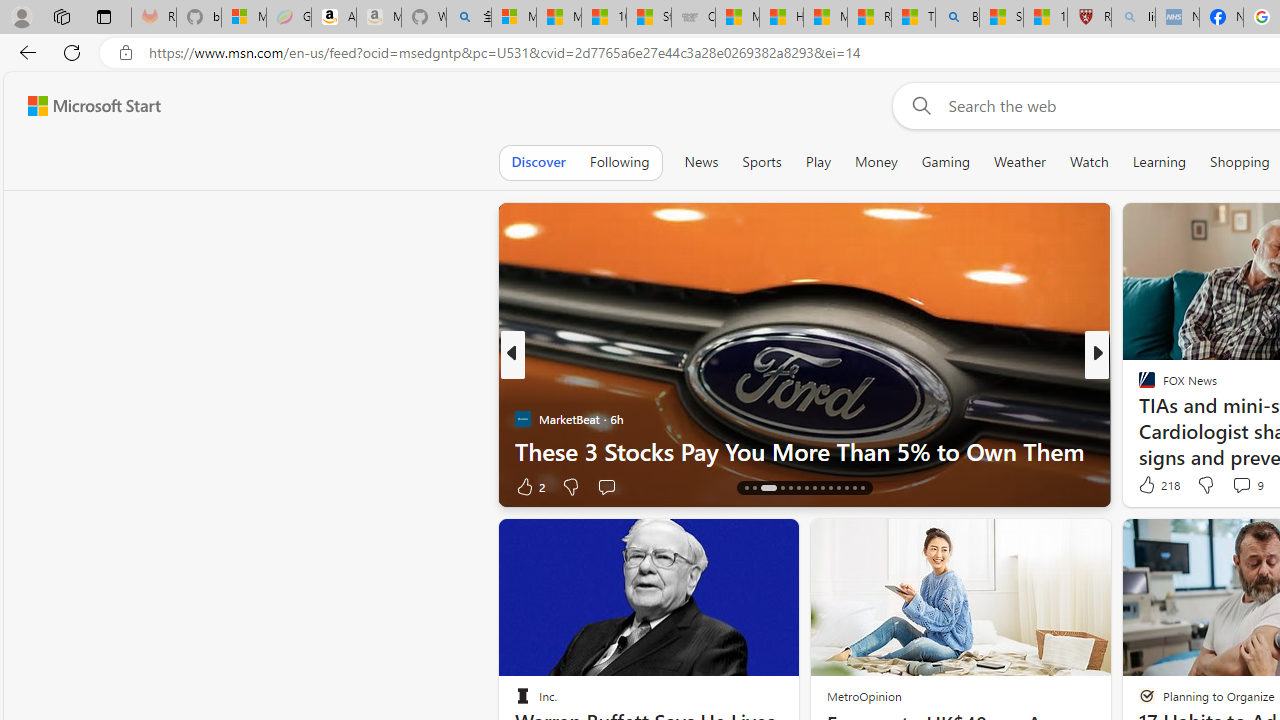  What do you see at coordinates (864, 695) in the screenshot?
I see `'MetroOpinion'` at bounding box center [864, 695].